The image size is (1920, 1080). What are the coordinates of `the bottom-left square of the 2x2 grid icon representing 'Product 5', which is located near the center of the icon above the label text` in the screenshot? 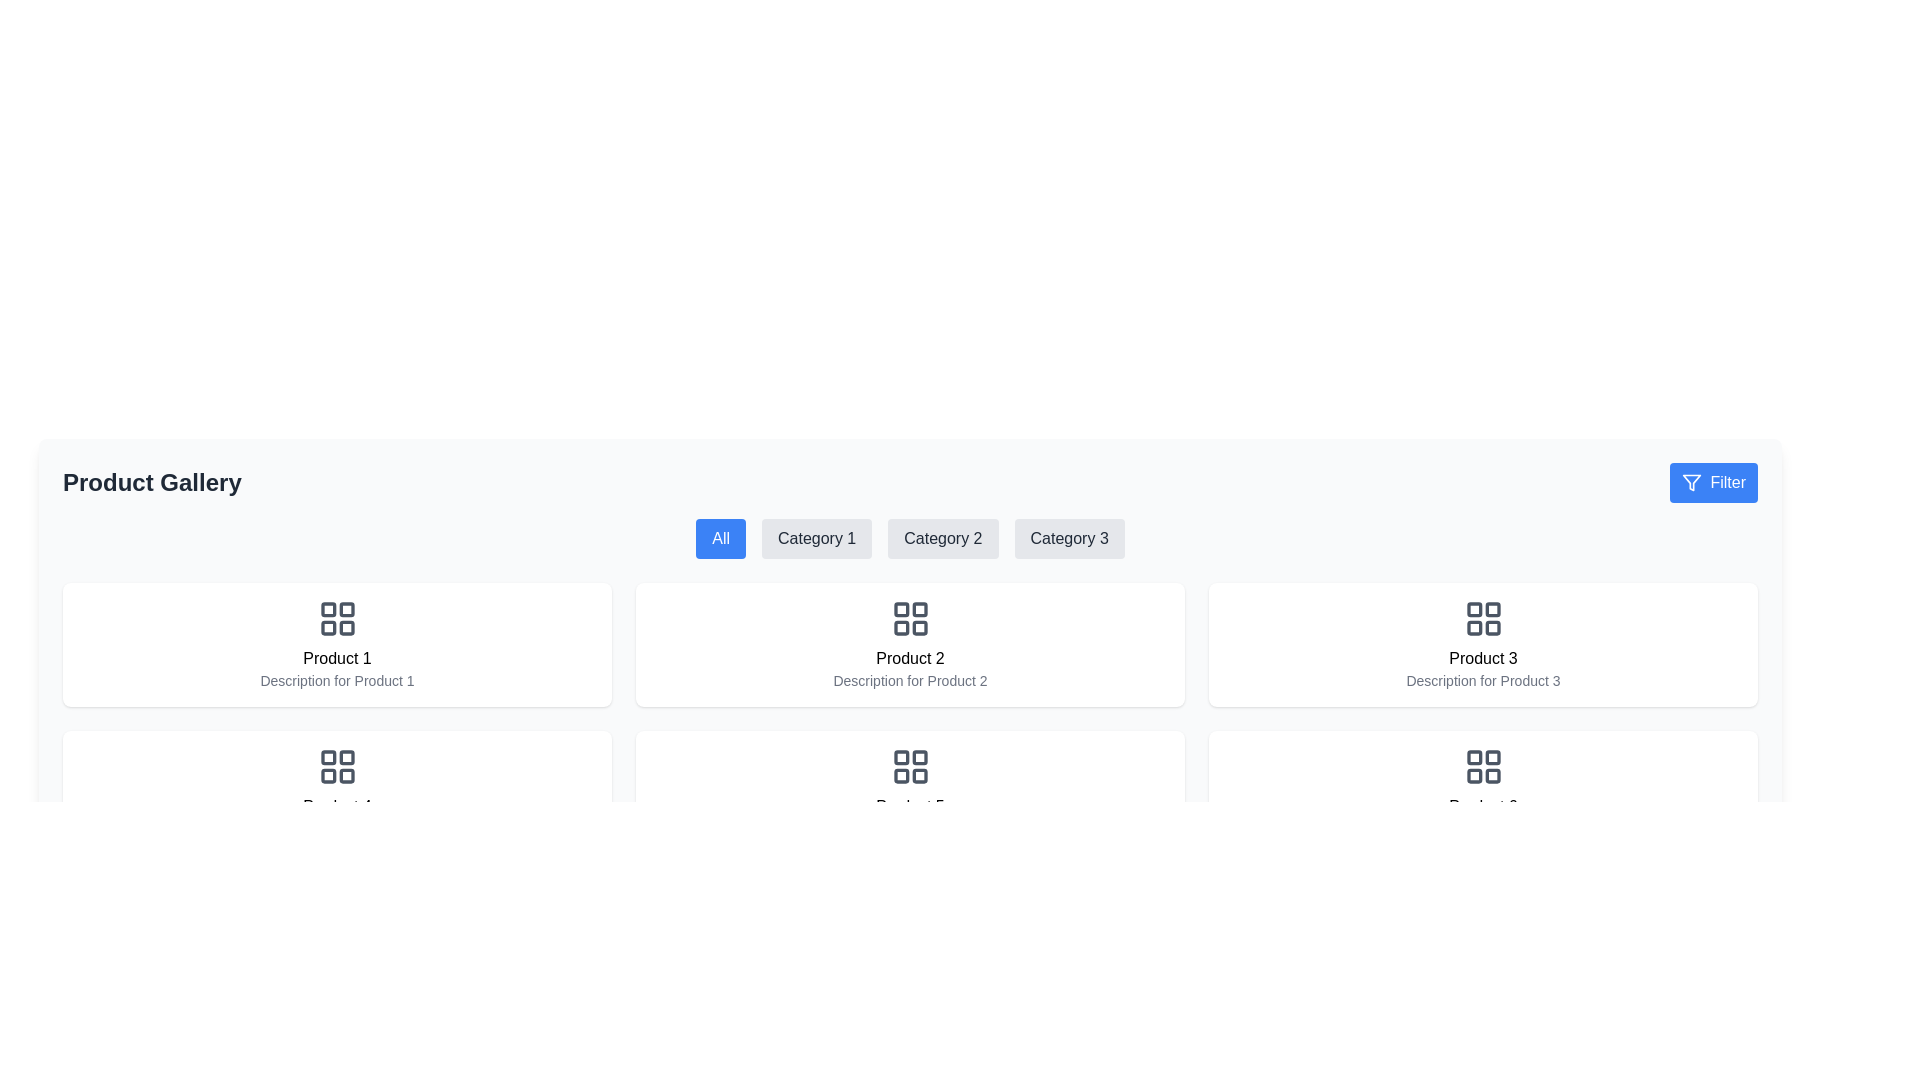 It's located at (900, 775).